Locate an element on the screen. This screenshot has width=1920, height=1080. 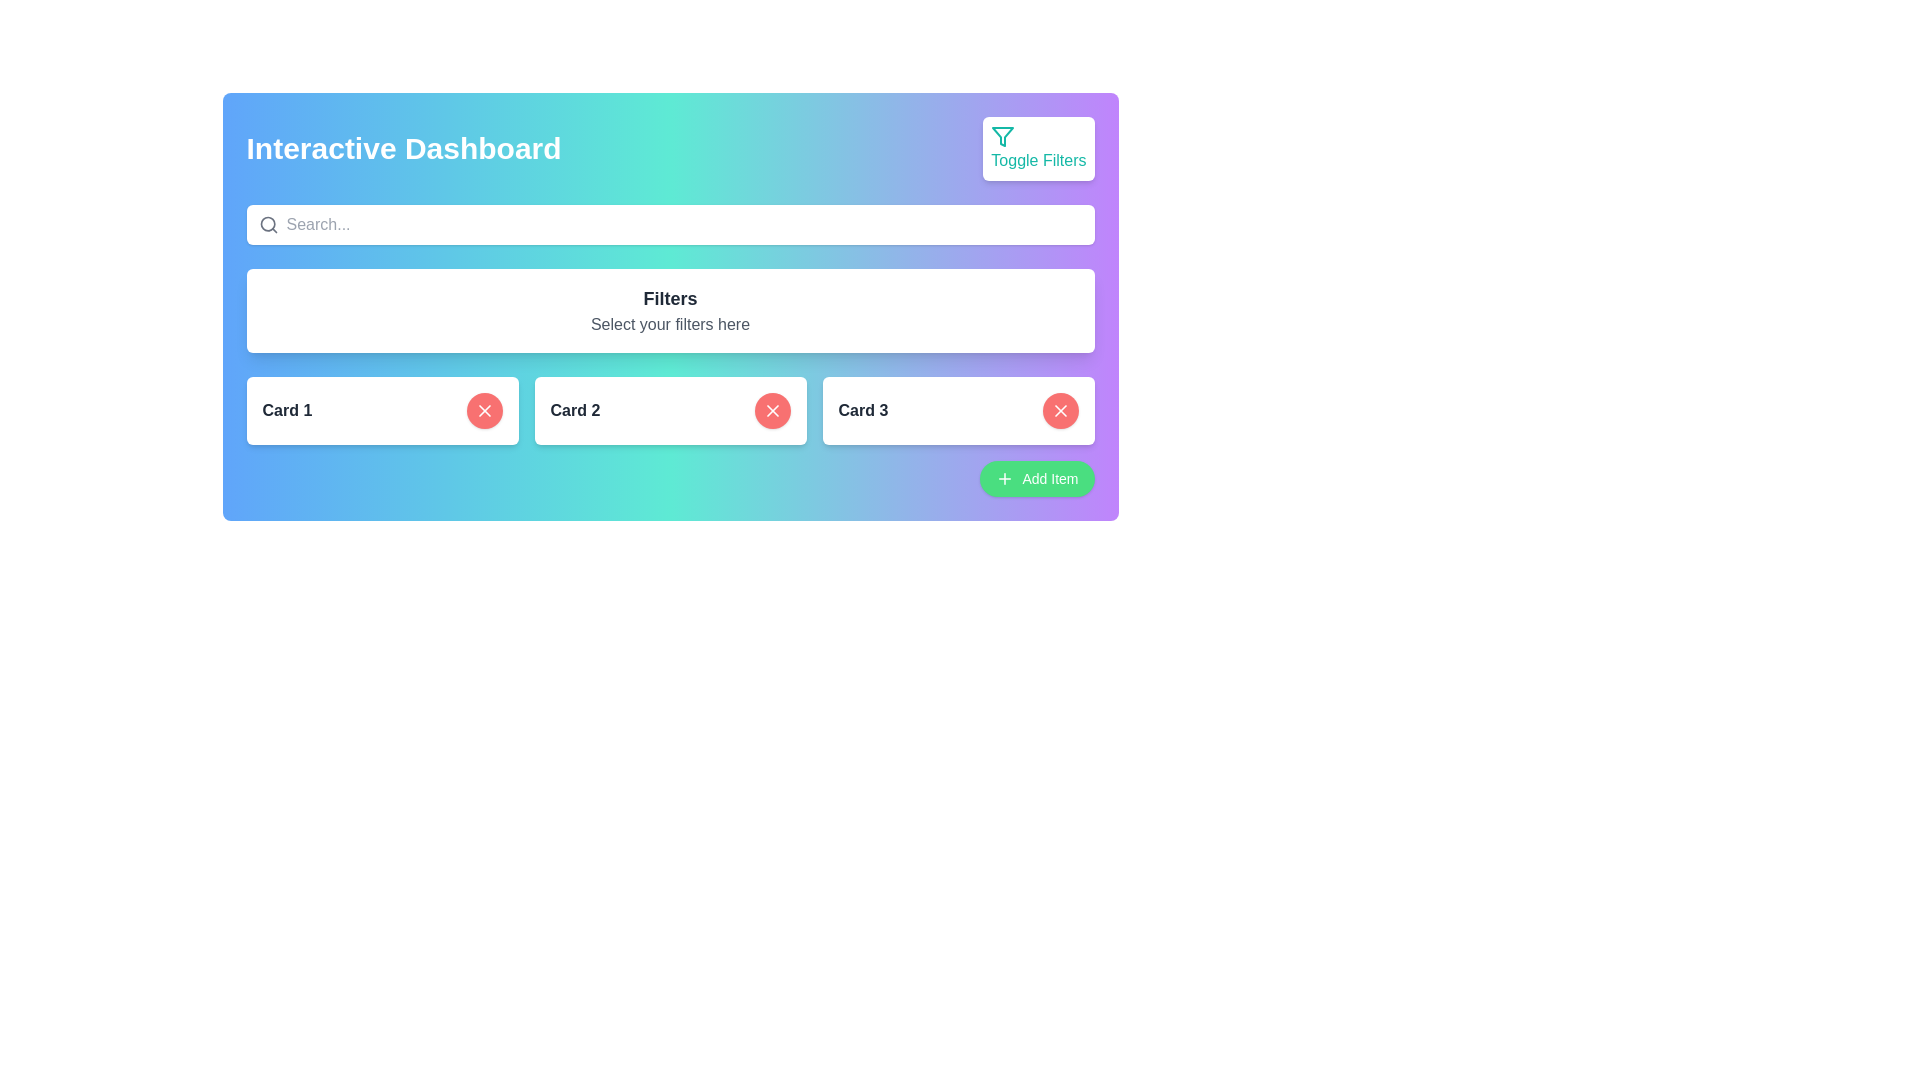
the Grid Layout element, which contains interactive cards for reordering, from its current position is located at coordinates (670, 410).